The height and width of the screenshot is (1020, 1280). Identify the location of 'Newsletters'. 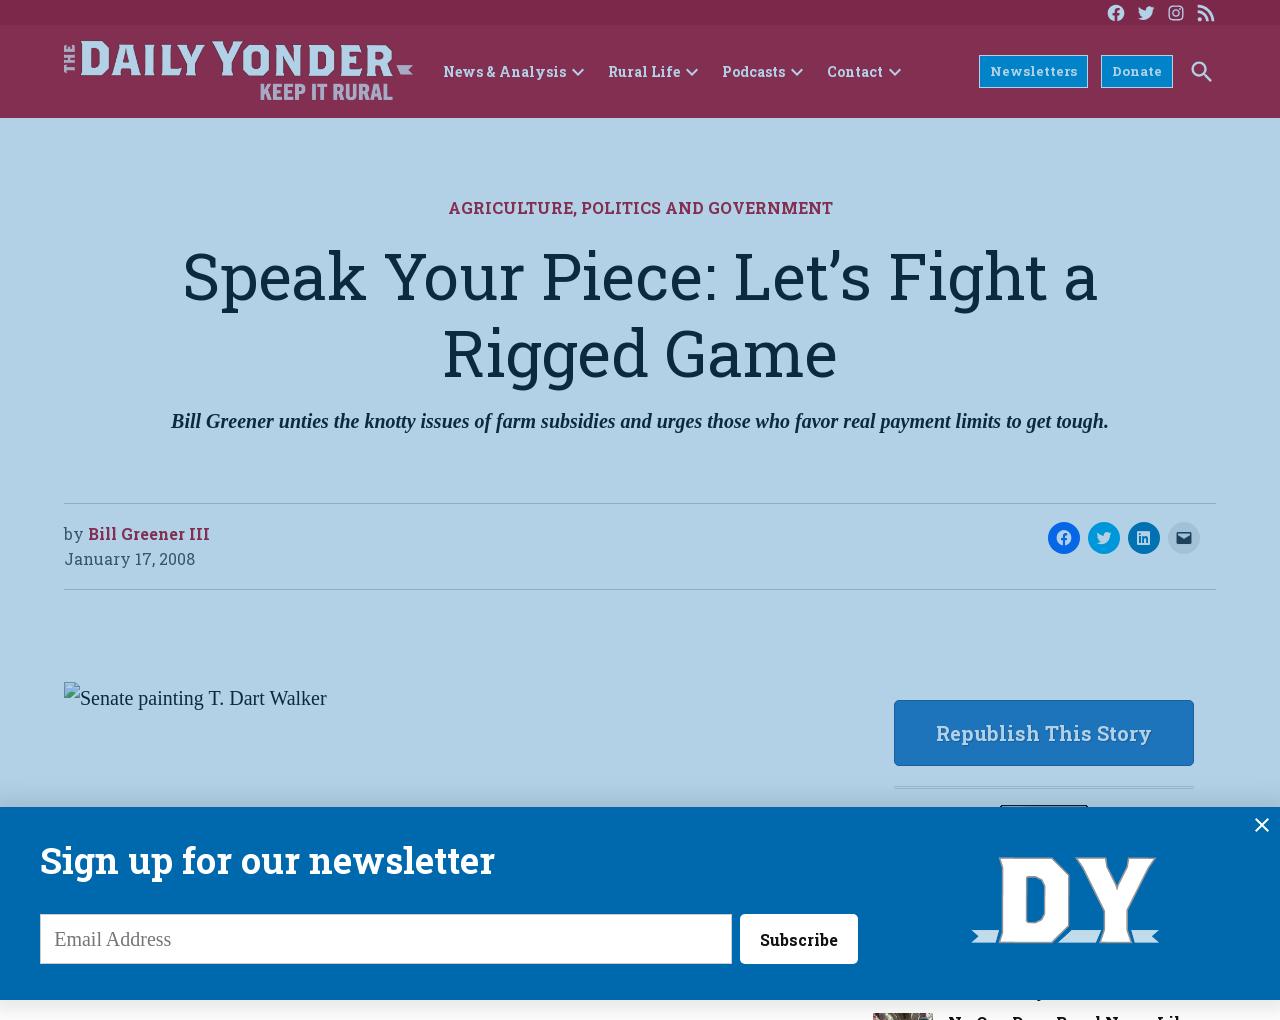
(1033, 69).